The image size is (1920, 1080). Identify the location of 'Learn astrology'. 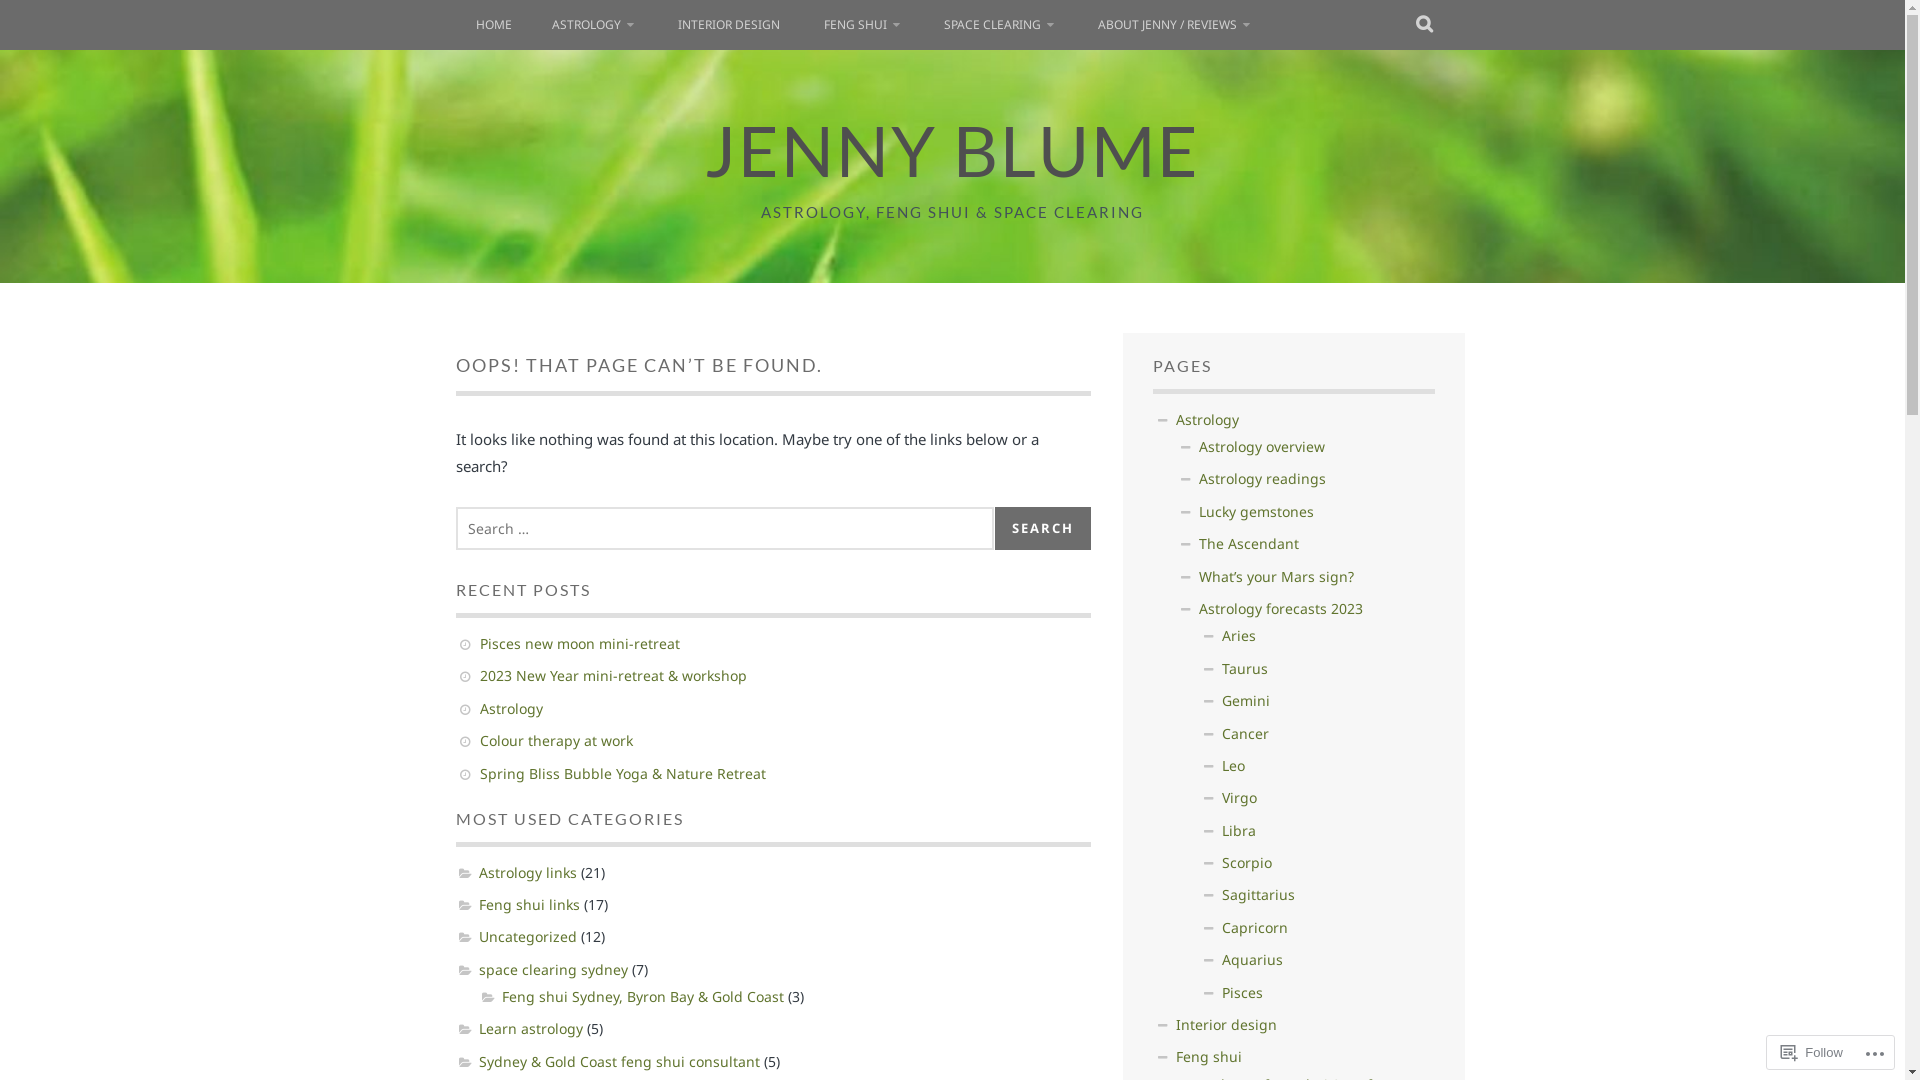
(529, 1028).